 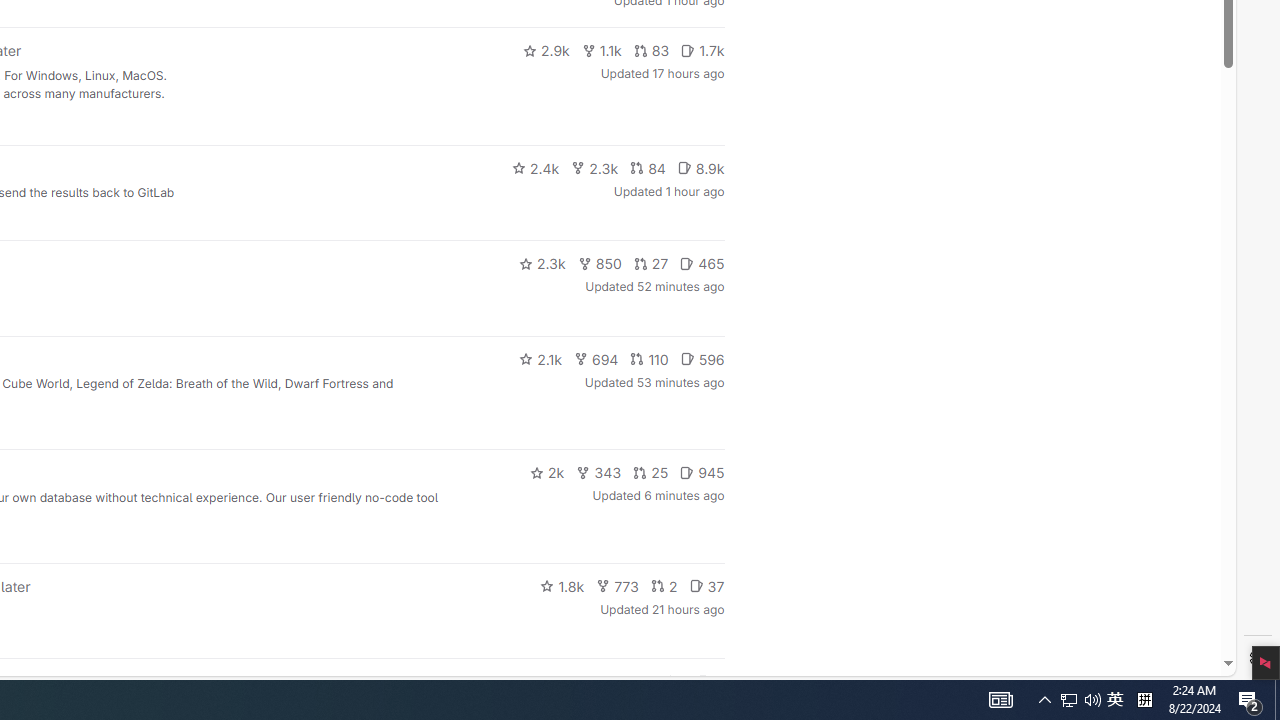 What do you see at coordinates (649, 357) in the screenshot?
I see `'110'` at bounding box center [649, 357].